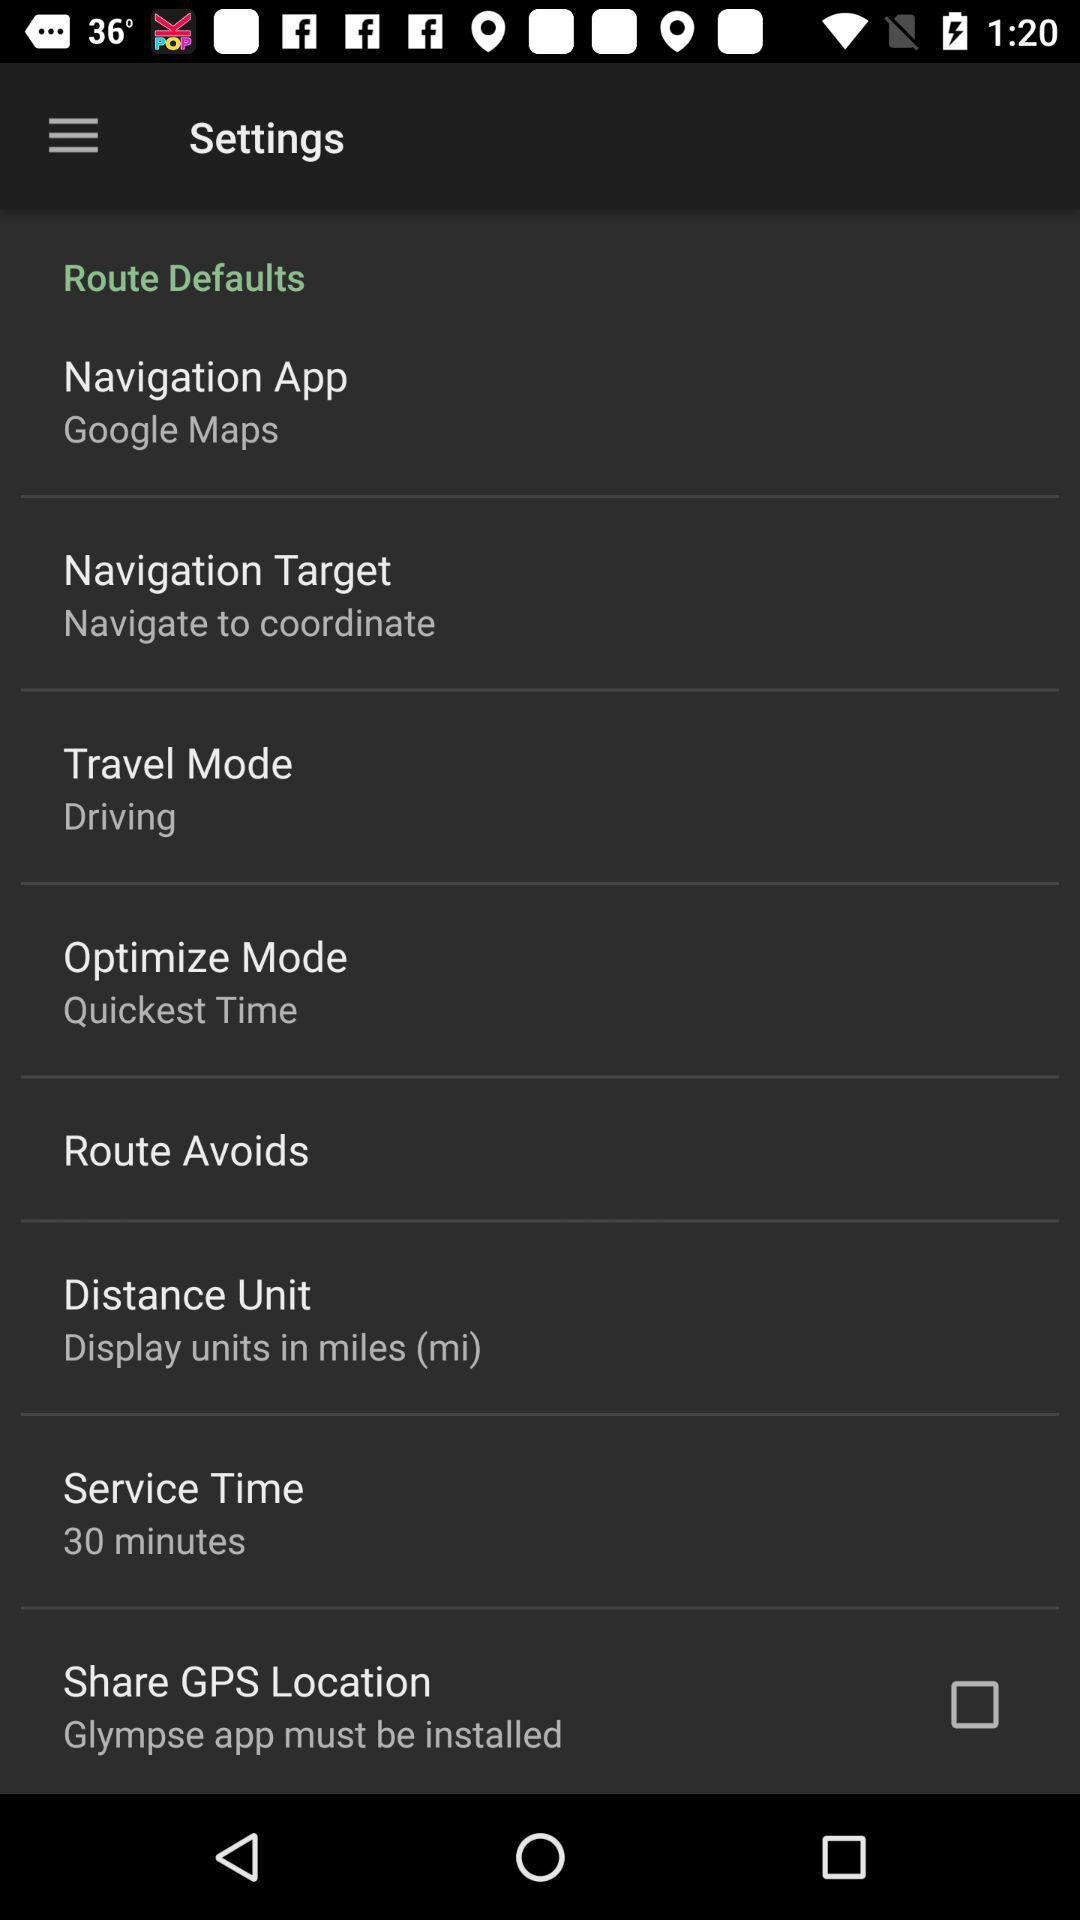  I want to click on the item below google maps icon, so click(226, 567).